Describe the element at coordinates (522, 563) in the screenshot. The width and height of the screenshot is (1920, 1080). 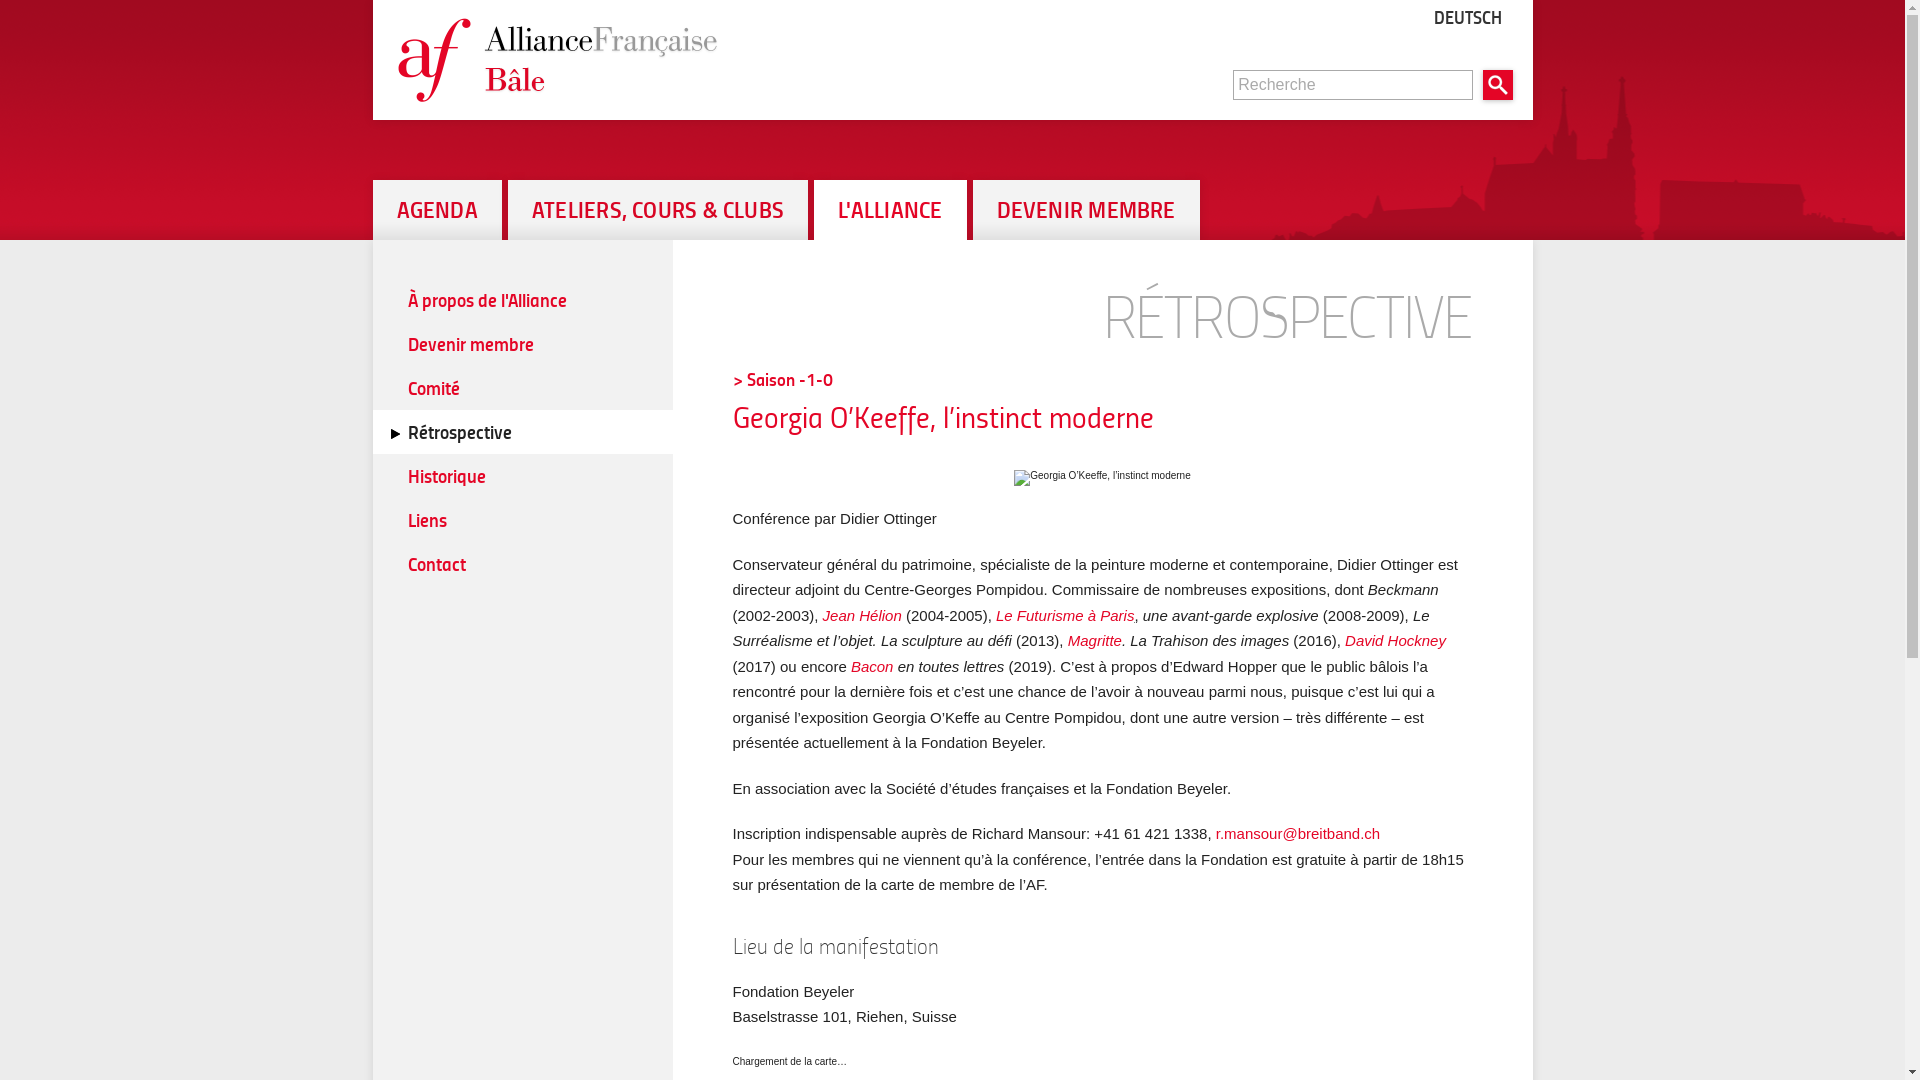
I see `'Contact'` at that location.